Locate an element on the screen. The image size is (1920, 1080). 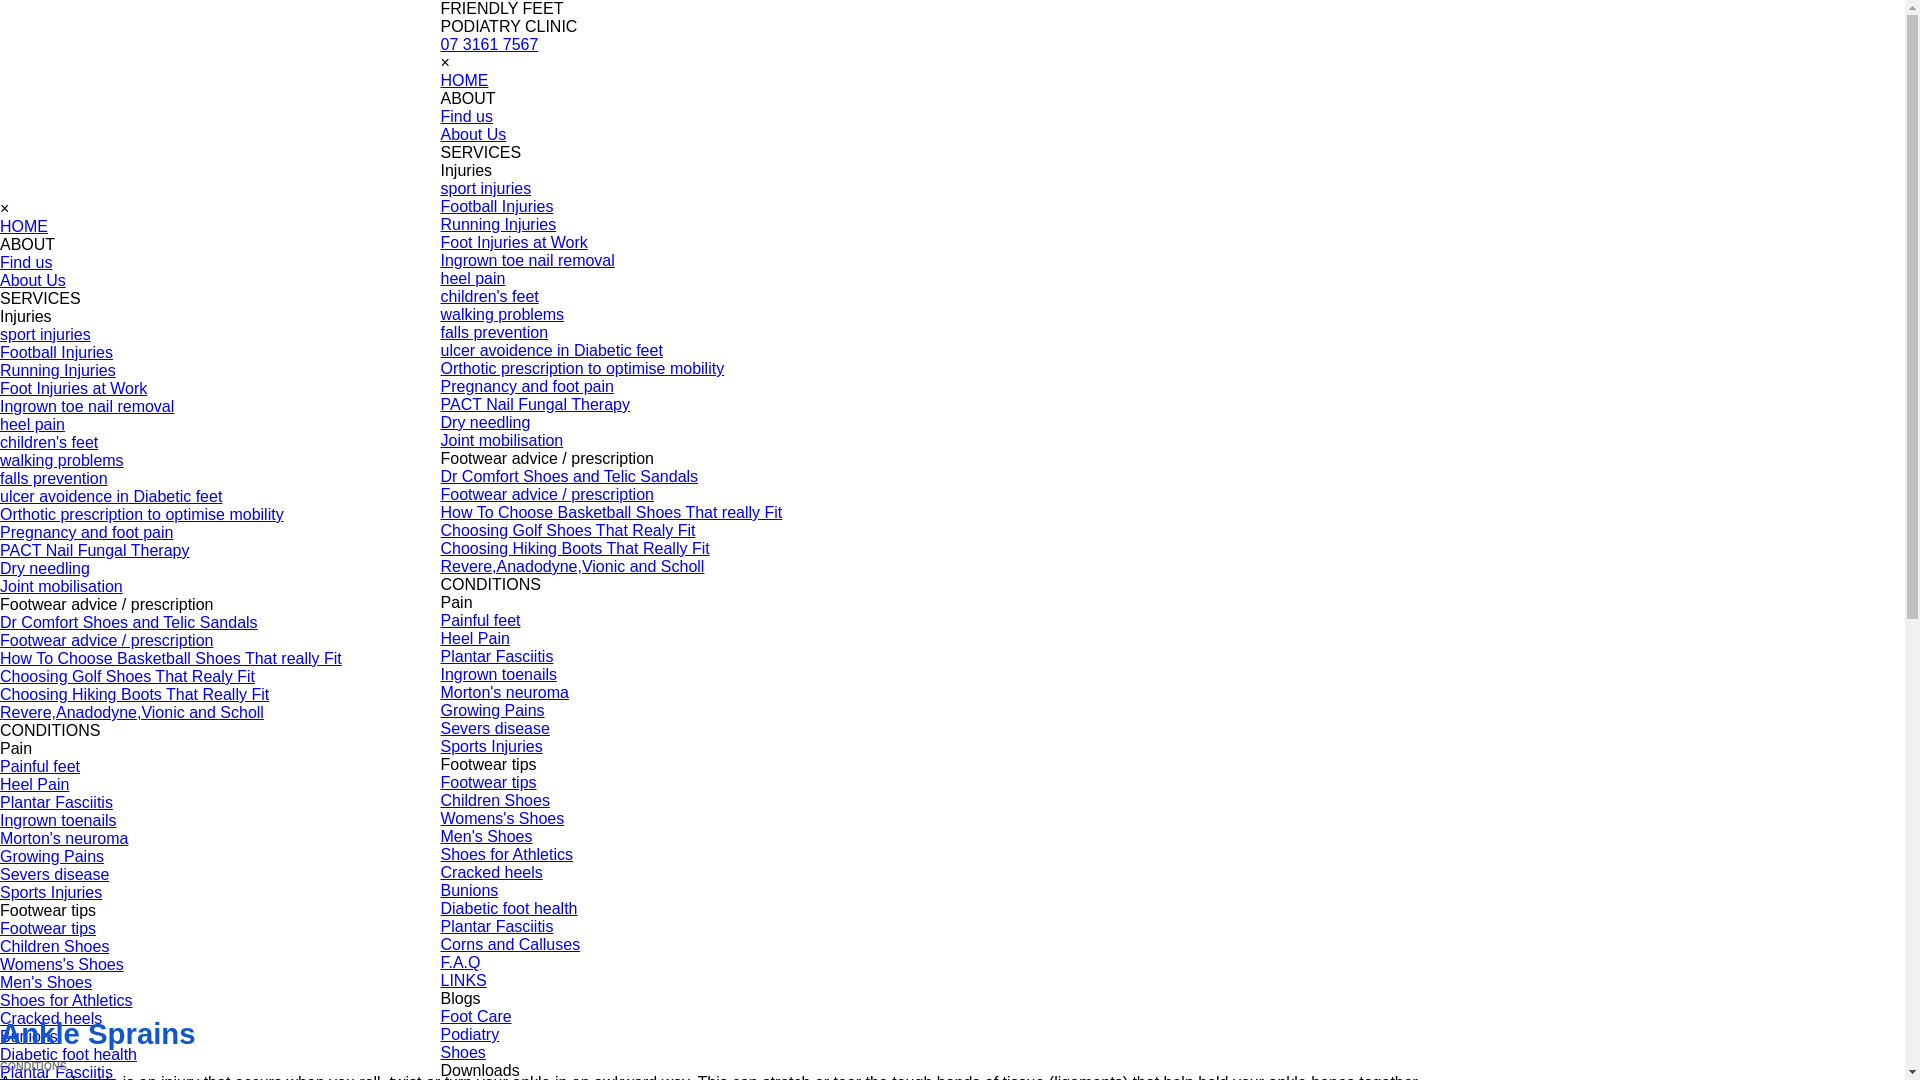
'Footwear tips' is located at coordinates (488, 781).